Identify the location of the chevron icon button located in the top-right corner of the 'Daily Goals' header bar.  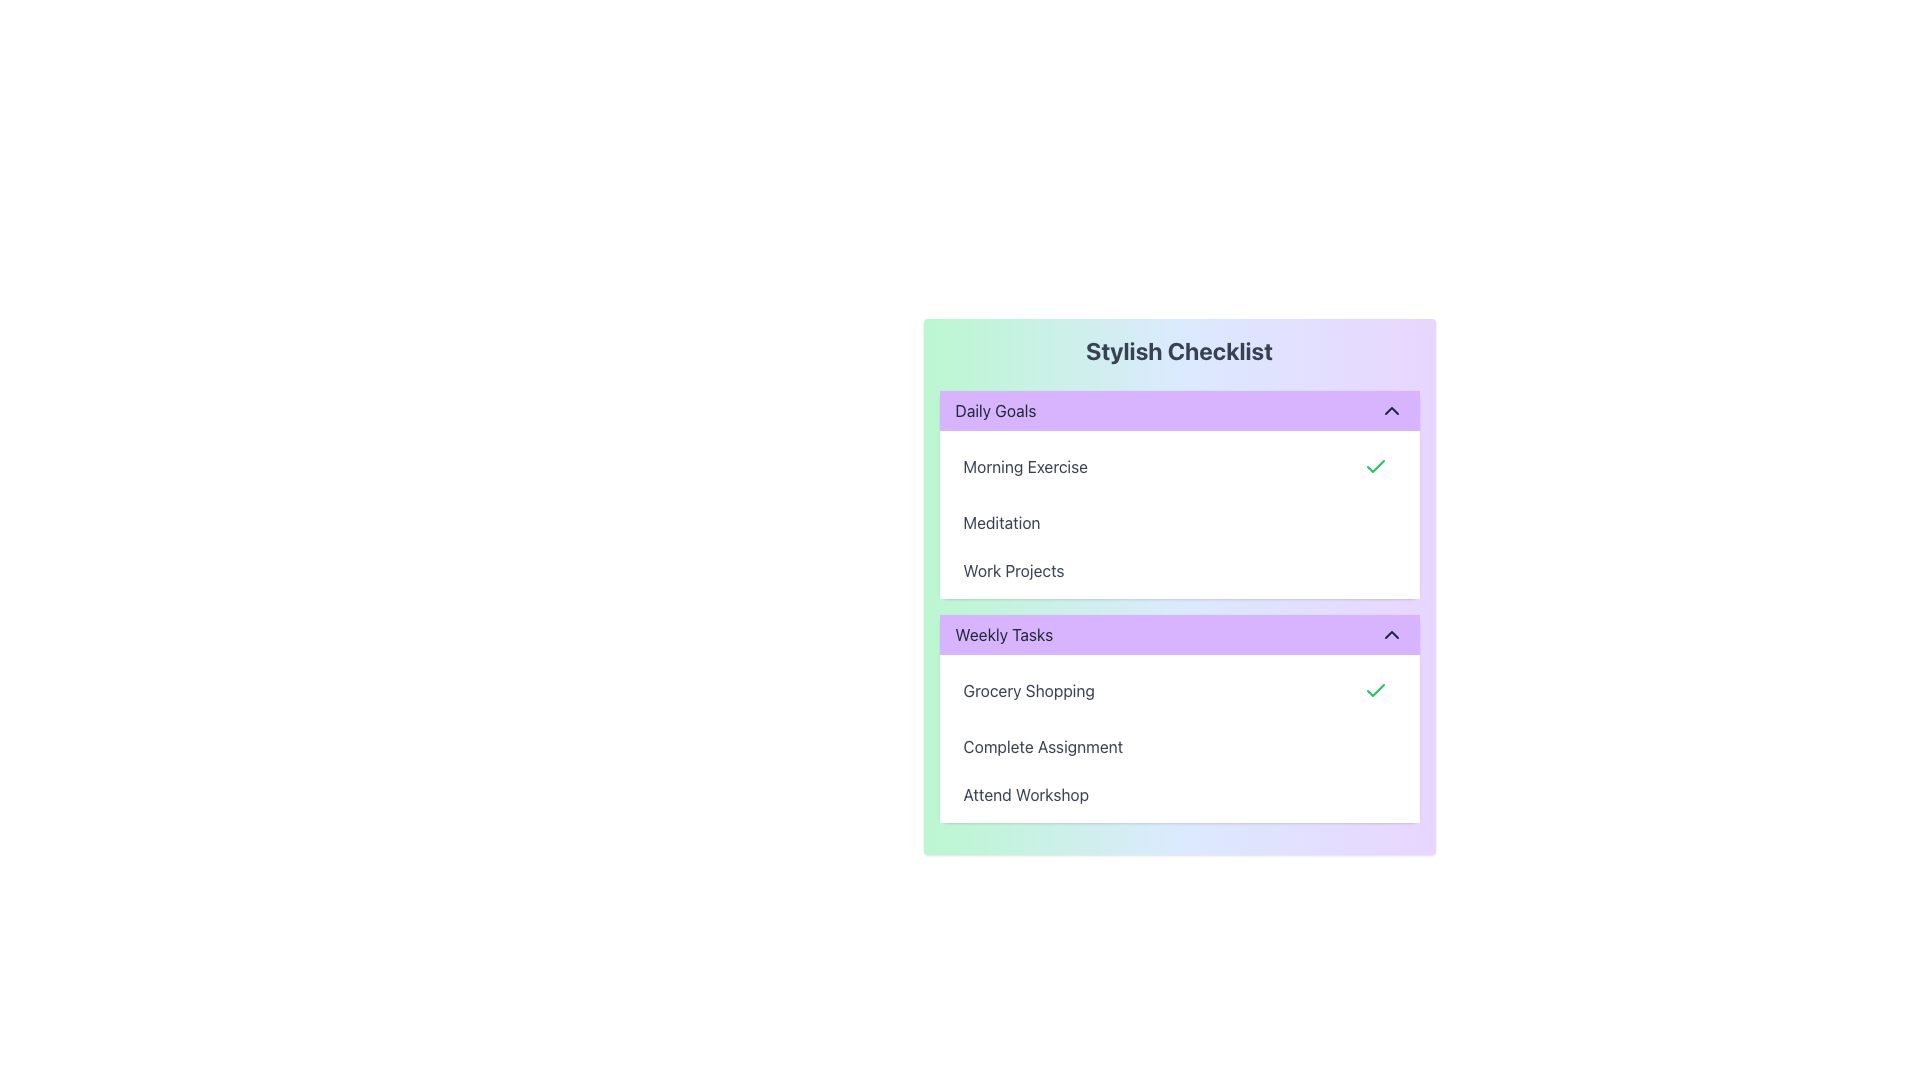
(1390, 410).